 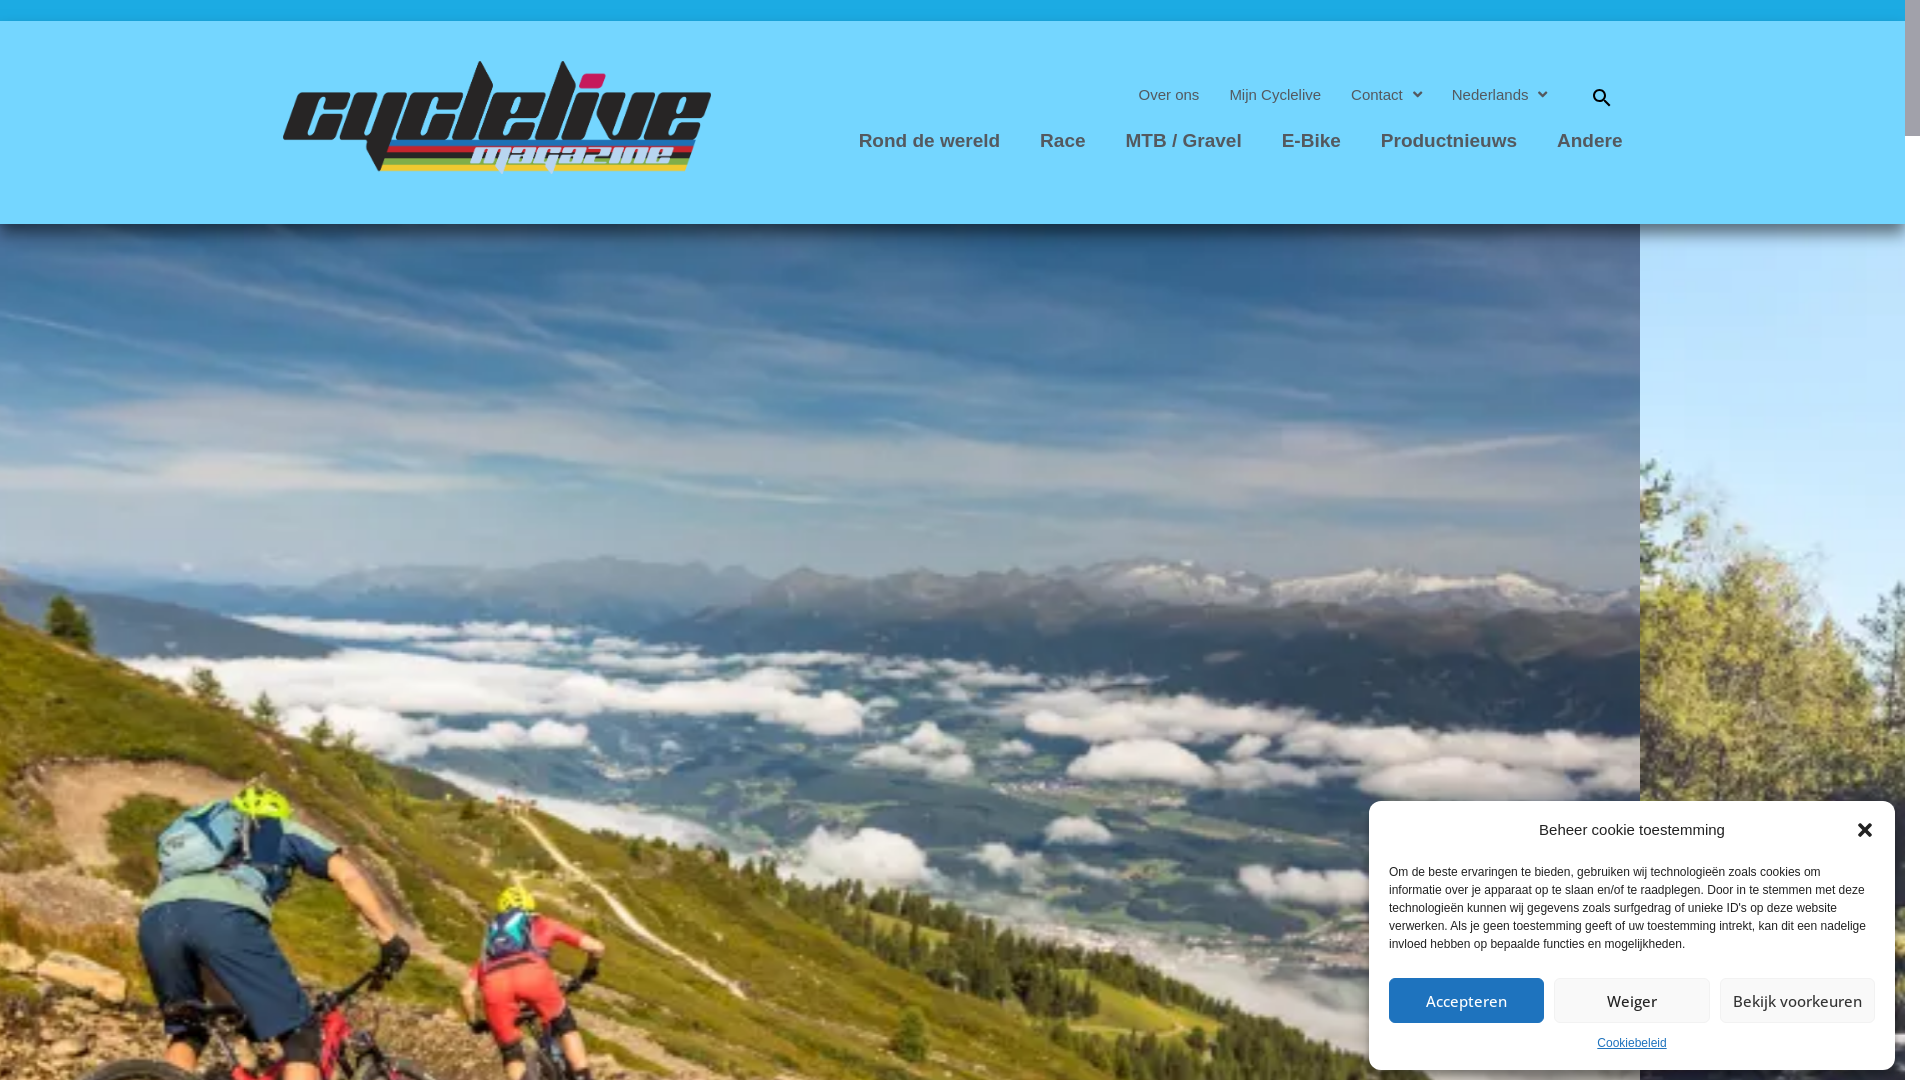 I want to click on 'Contact', so click(x=1335, y=95).